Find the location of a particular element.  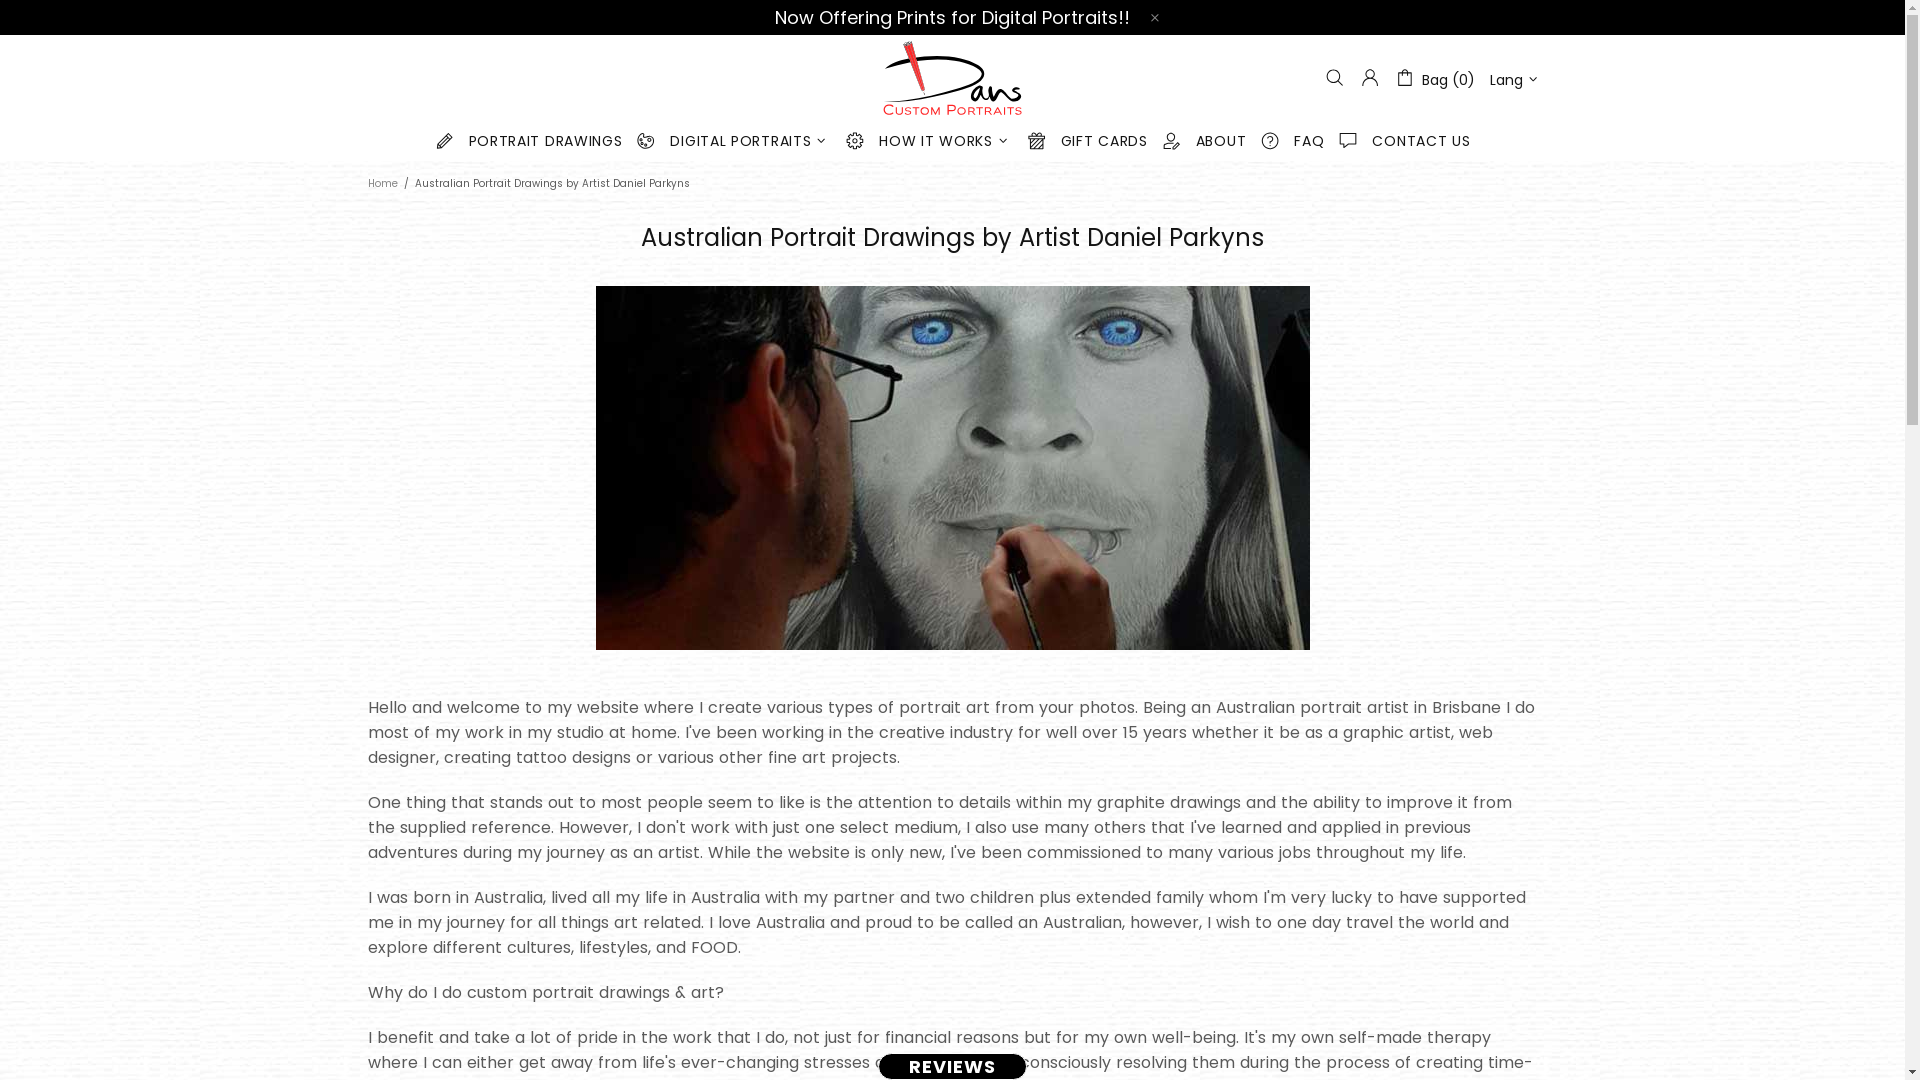

'HOW IT WORKS' is located at coordinates (838, 140).